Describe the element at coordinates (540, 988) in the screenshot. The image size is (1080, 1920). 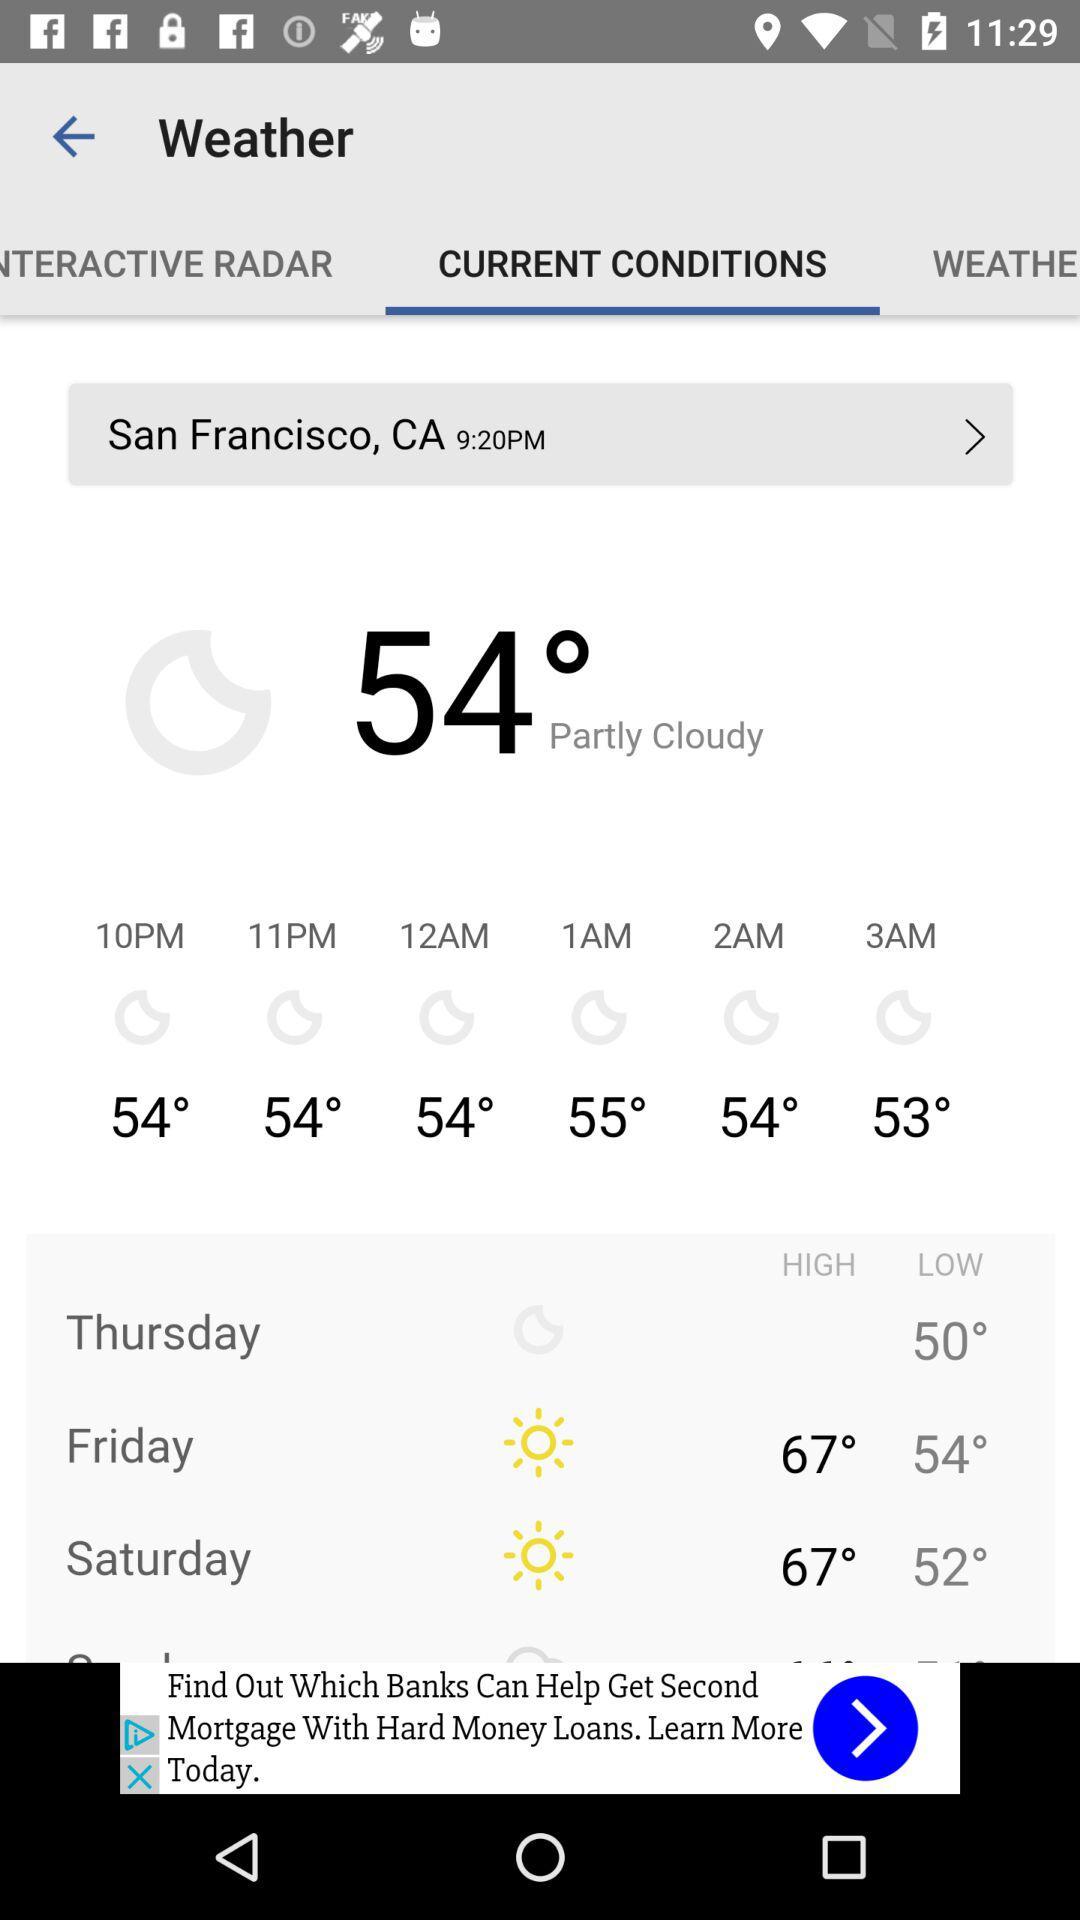
I see `weather` at that location.